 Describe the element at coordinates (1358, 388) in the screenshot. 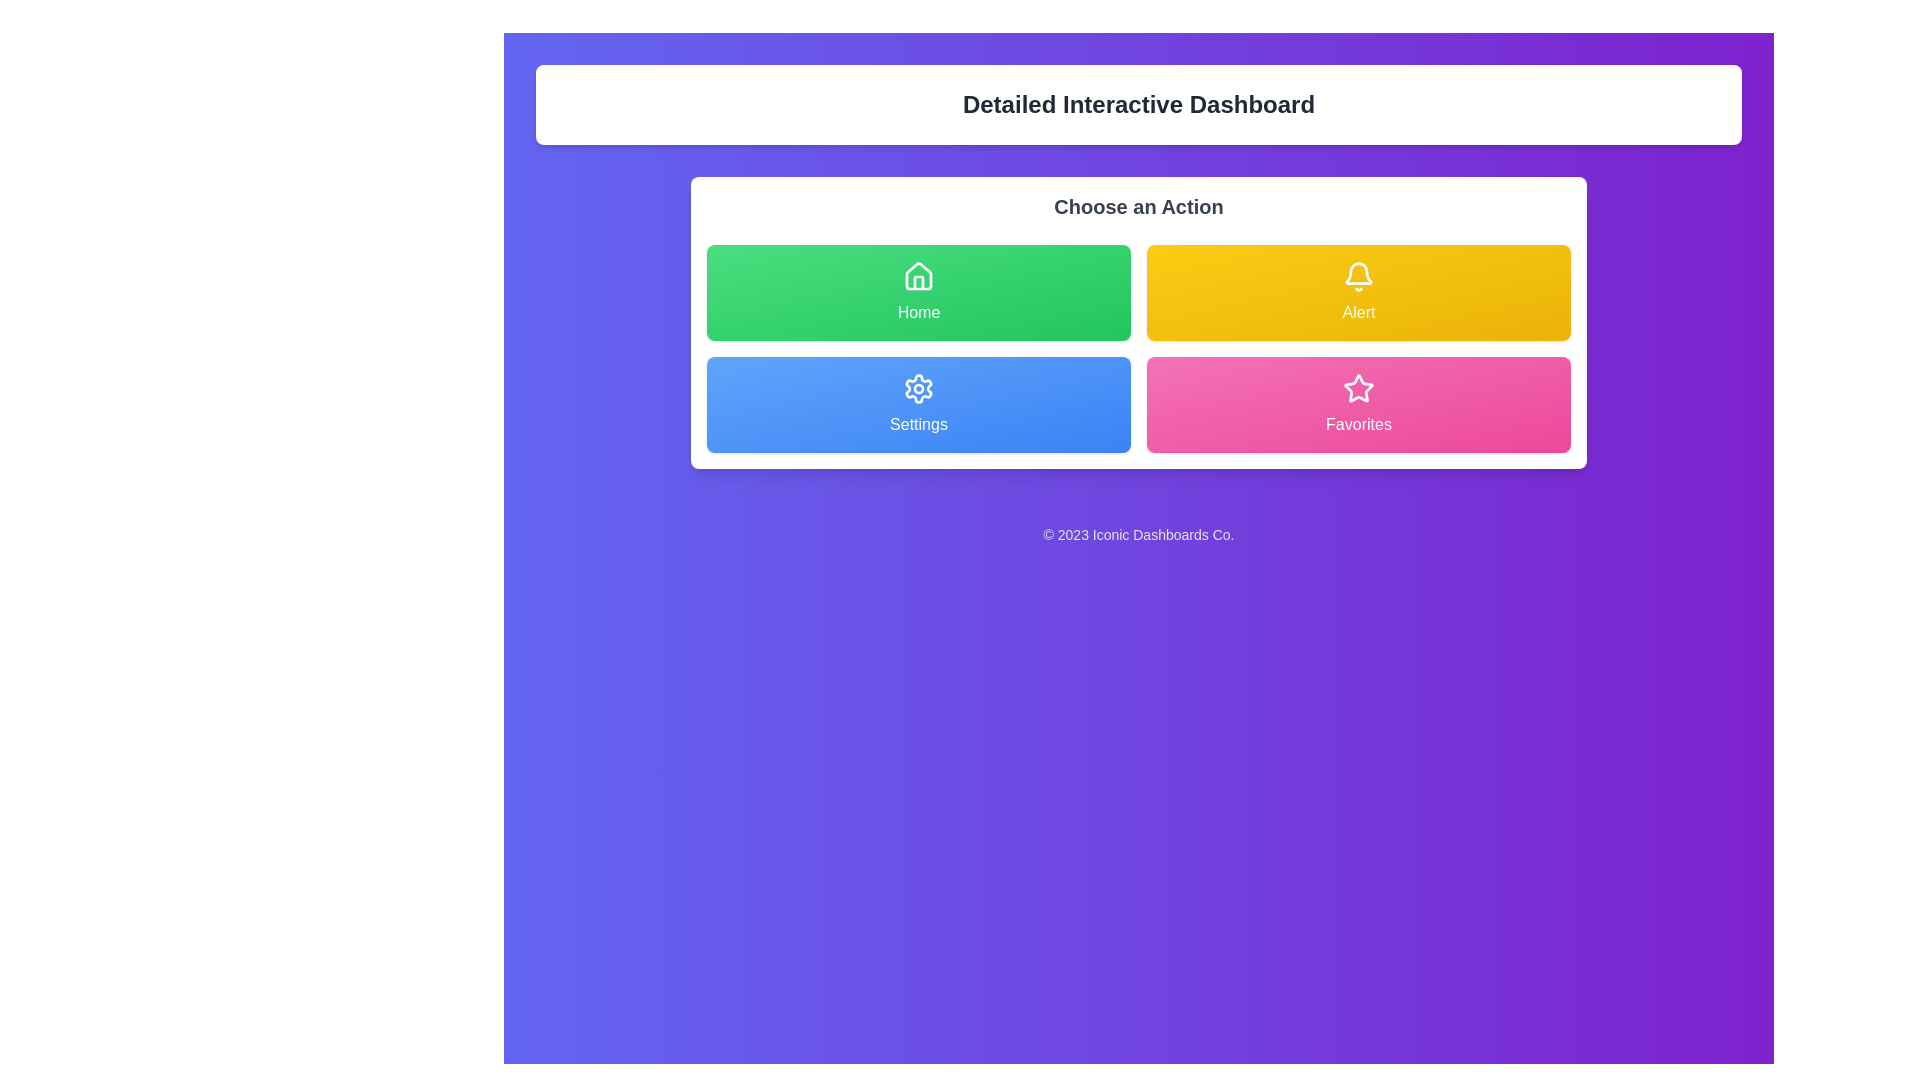

I see `the star-shaped icon with a pink outline located at the center of the 'Favorites' button` at that location.